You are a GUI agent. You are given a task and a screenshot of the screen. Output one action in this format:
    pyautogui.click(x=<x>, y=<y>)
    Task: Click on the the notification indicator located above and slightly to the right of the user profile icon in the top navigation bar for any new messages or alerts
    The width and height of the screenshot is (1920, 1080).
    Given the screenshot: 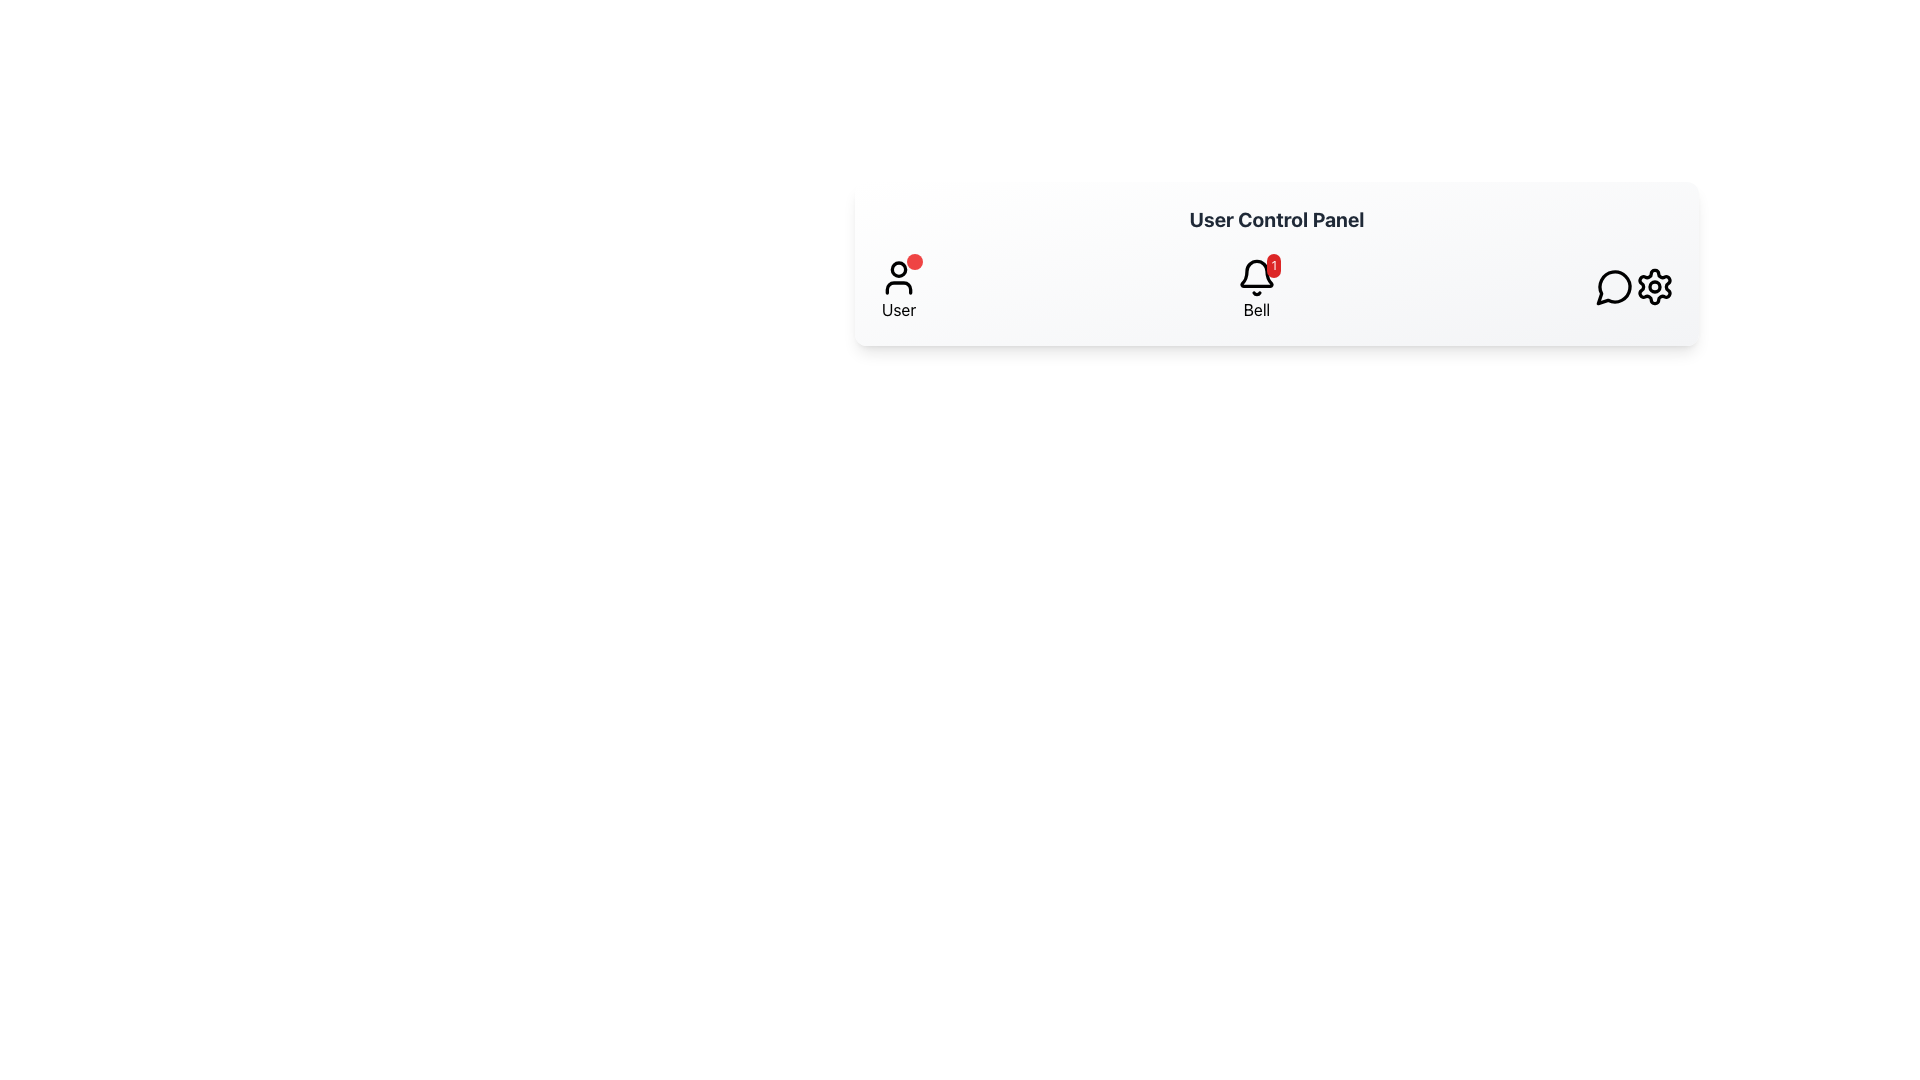 What is the action you would take?
    pyautogui.click(x=897, y=268)
    